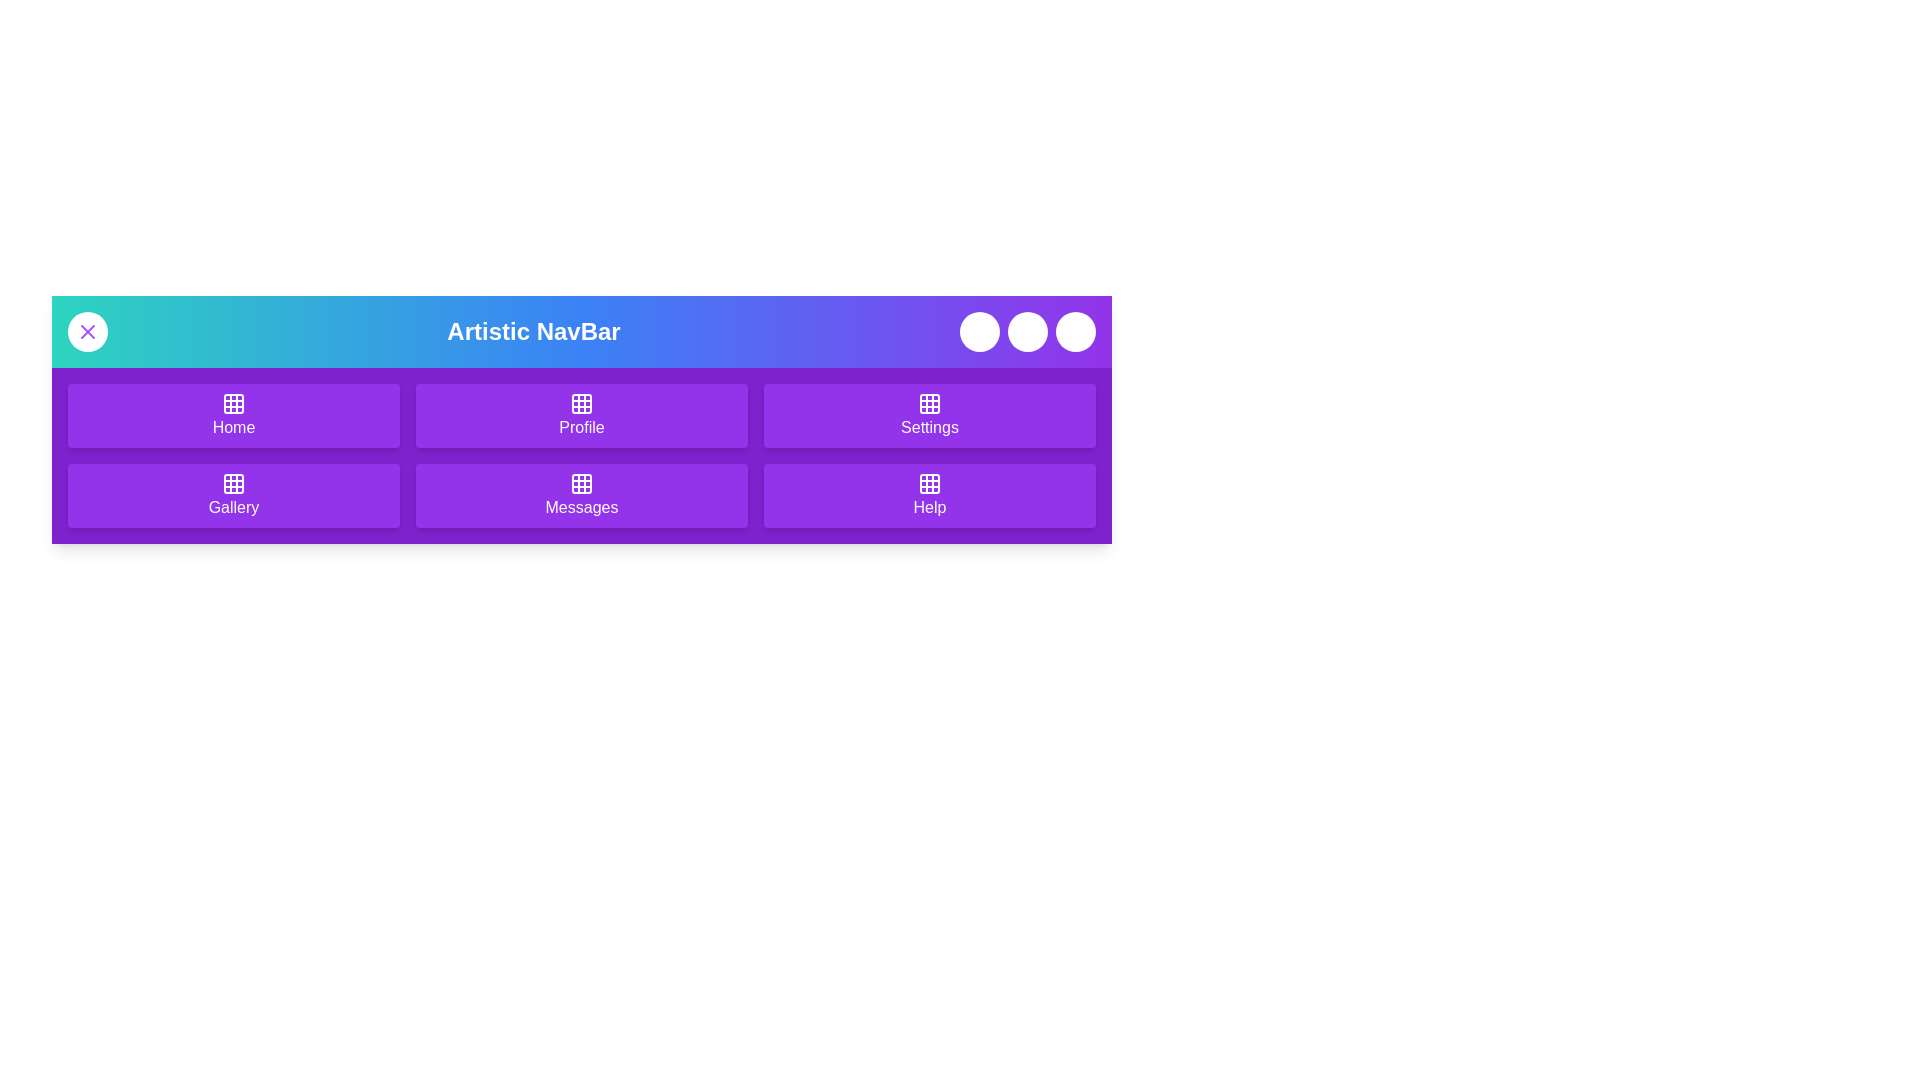  What do you see at coordinates (1027, 330) in the screenshot?
I see `the search button located in the top-right corner of the Artistic NavBar` at bounding box center [1027, 330].